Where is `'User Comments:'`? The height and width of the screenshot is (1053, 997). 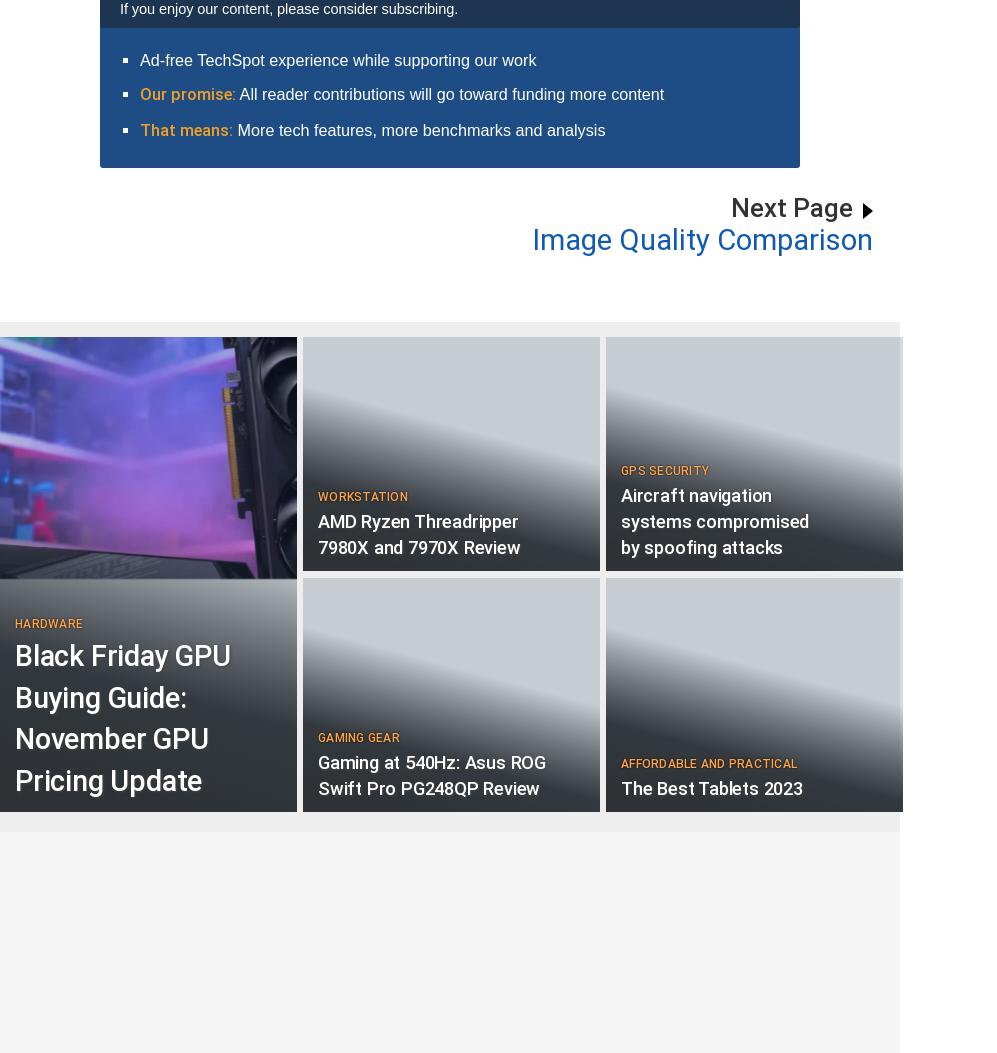 'User Comments:' is located at coordinates (136, 897).